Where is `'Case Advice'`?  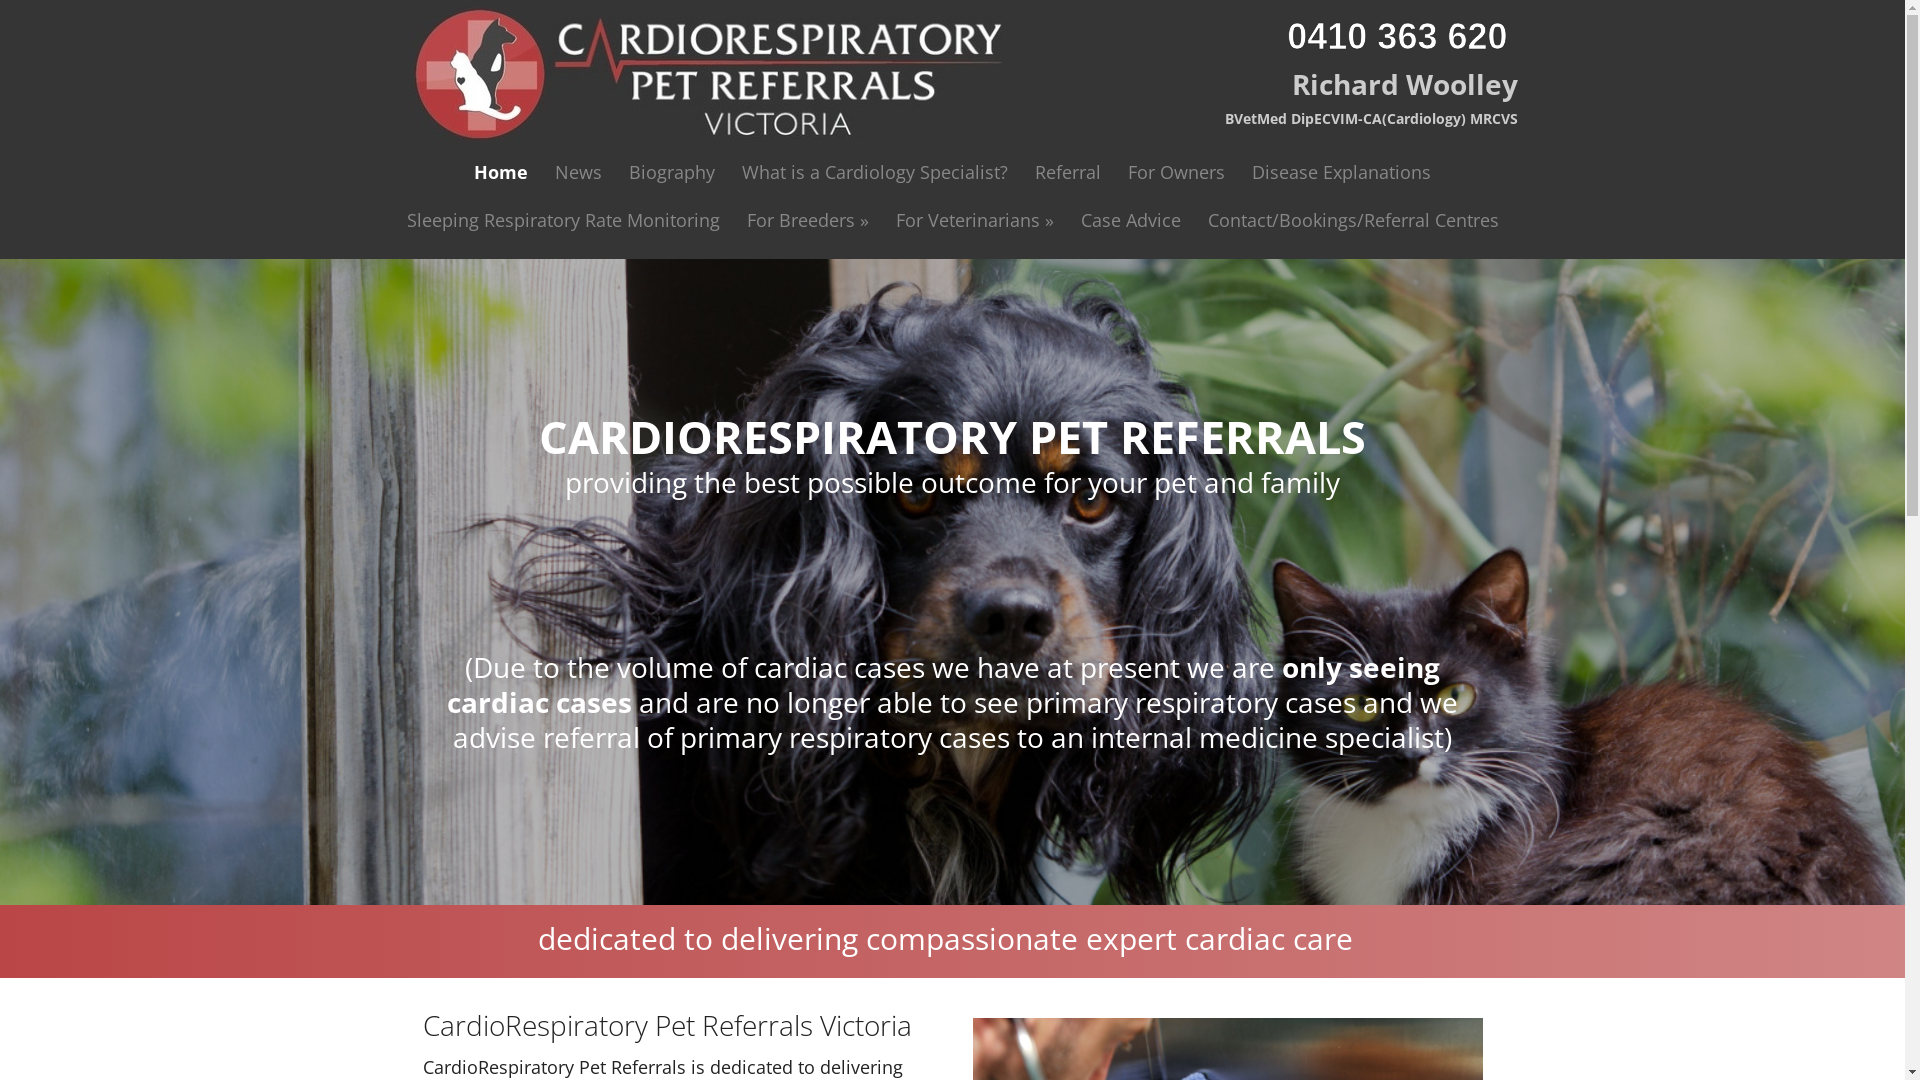
'Case Advice' is located at coordinates (1131, 219).